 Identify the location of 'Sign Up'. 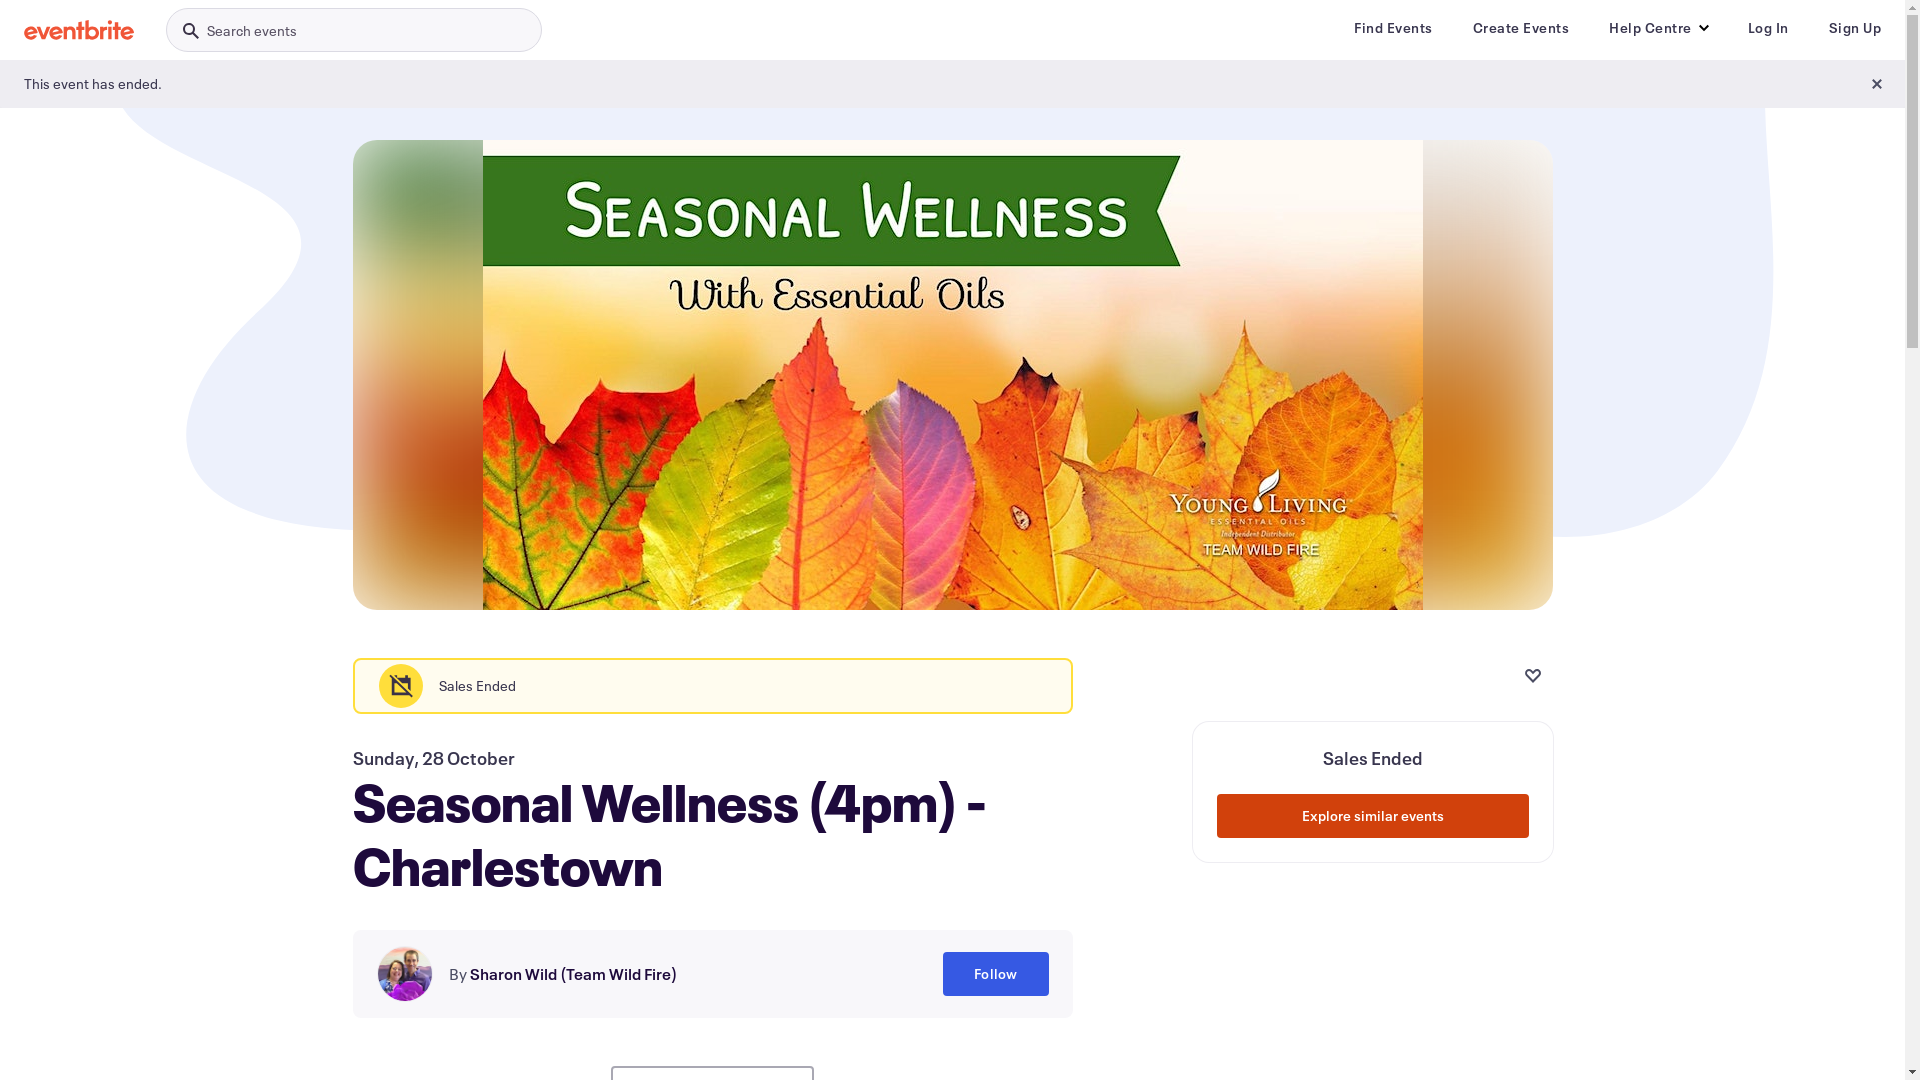
(1853, 27).